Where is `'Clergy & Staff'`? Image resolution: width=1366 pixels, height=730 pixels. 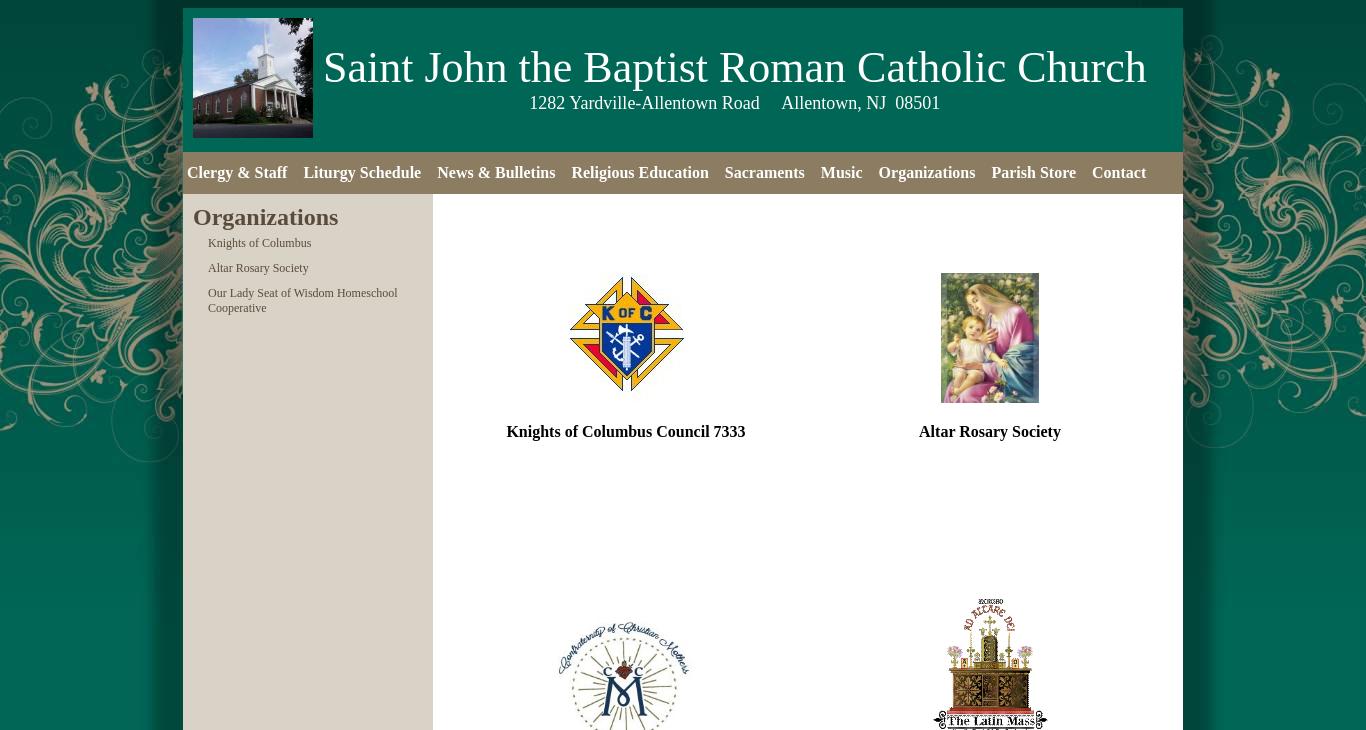 'Clergy & Staff' is located at coordinates (186, 171).